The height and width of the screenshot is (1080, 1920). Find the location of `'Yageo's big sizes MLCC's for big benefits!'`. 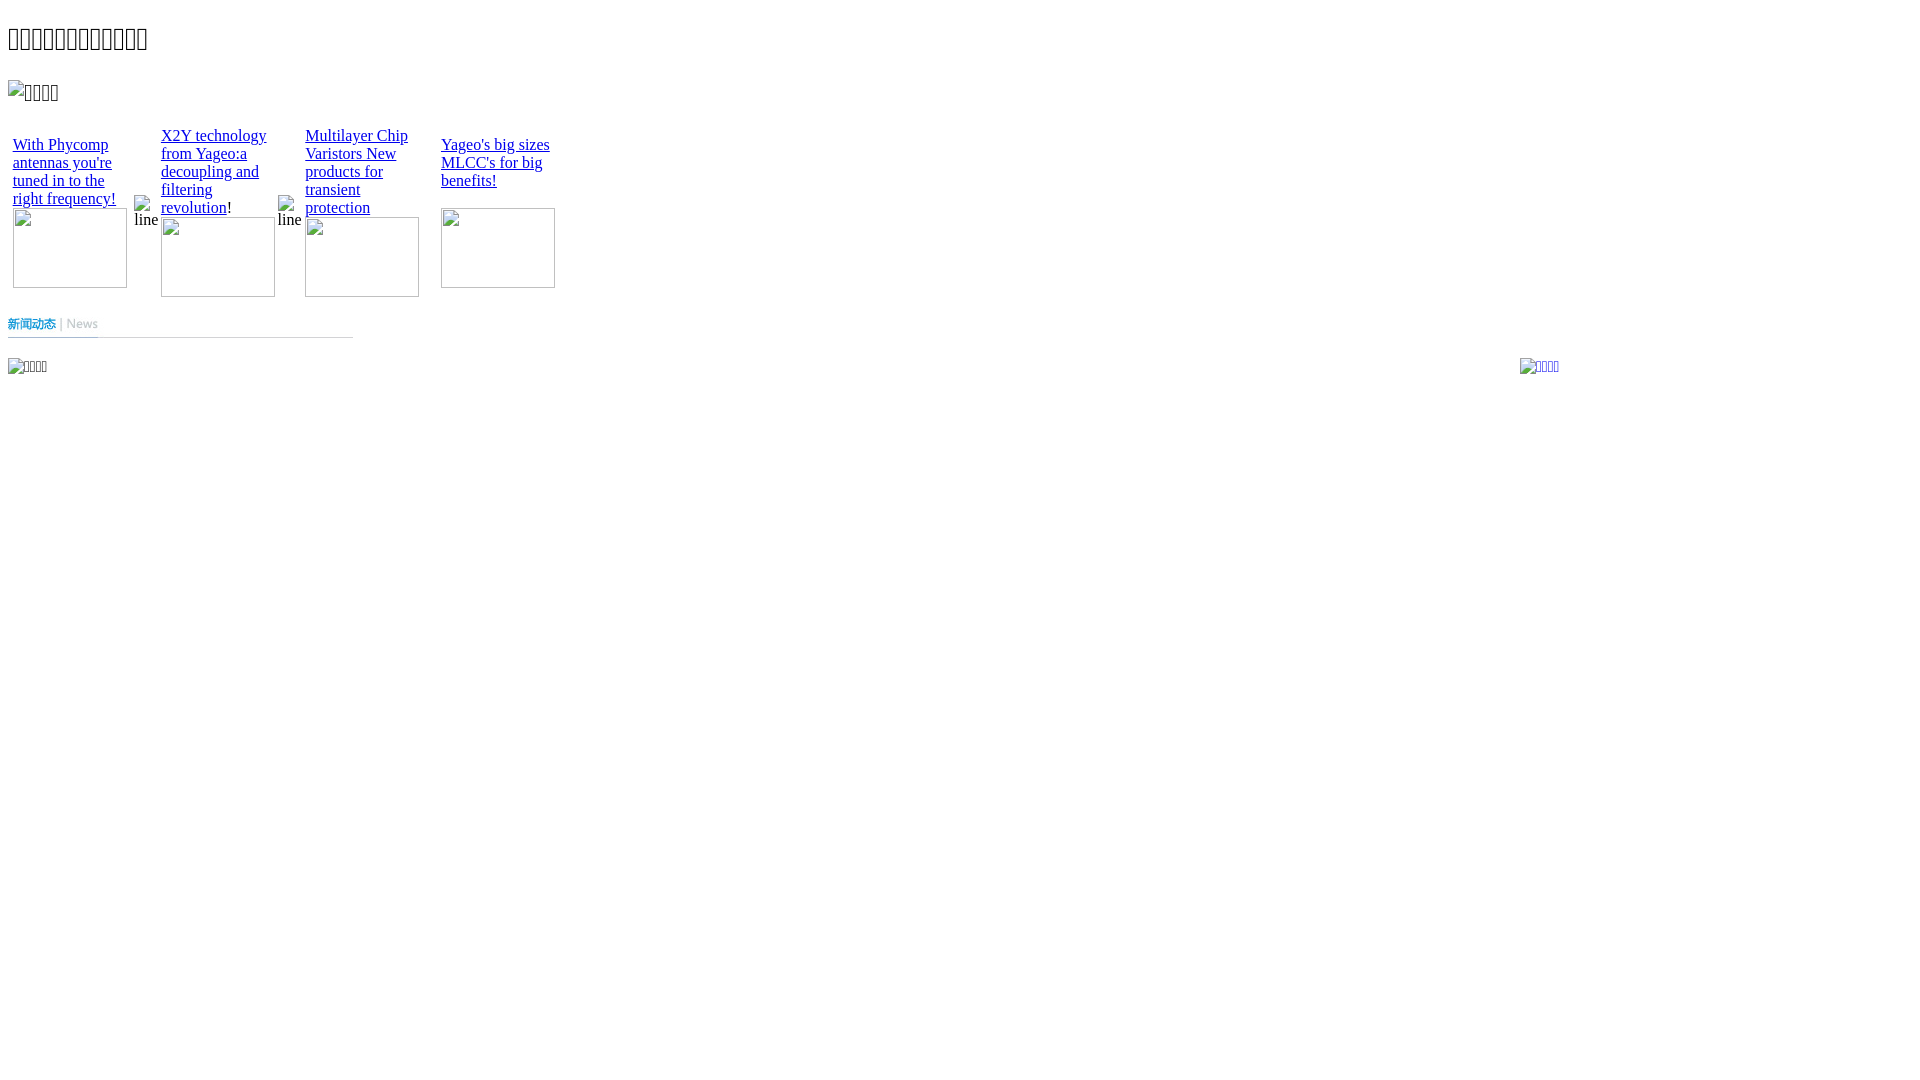

'Yageo's big sizes MLCC's for big benefits!' is located at coordinates (495, 161).